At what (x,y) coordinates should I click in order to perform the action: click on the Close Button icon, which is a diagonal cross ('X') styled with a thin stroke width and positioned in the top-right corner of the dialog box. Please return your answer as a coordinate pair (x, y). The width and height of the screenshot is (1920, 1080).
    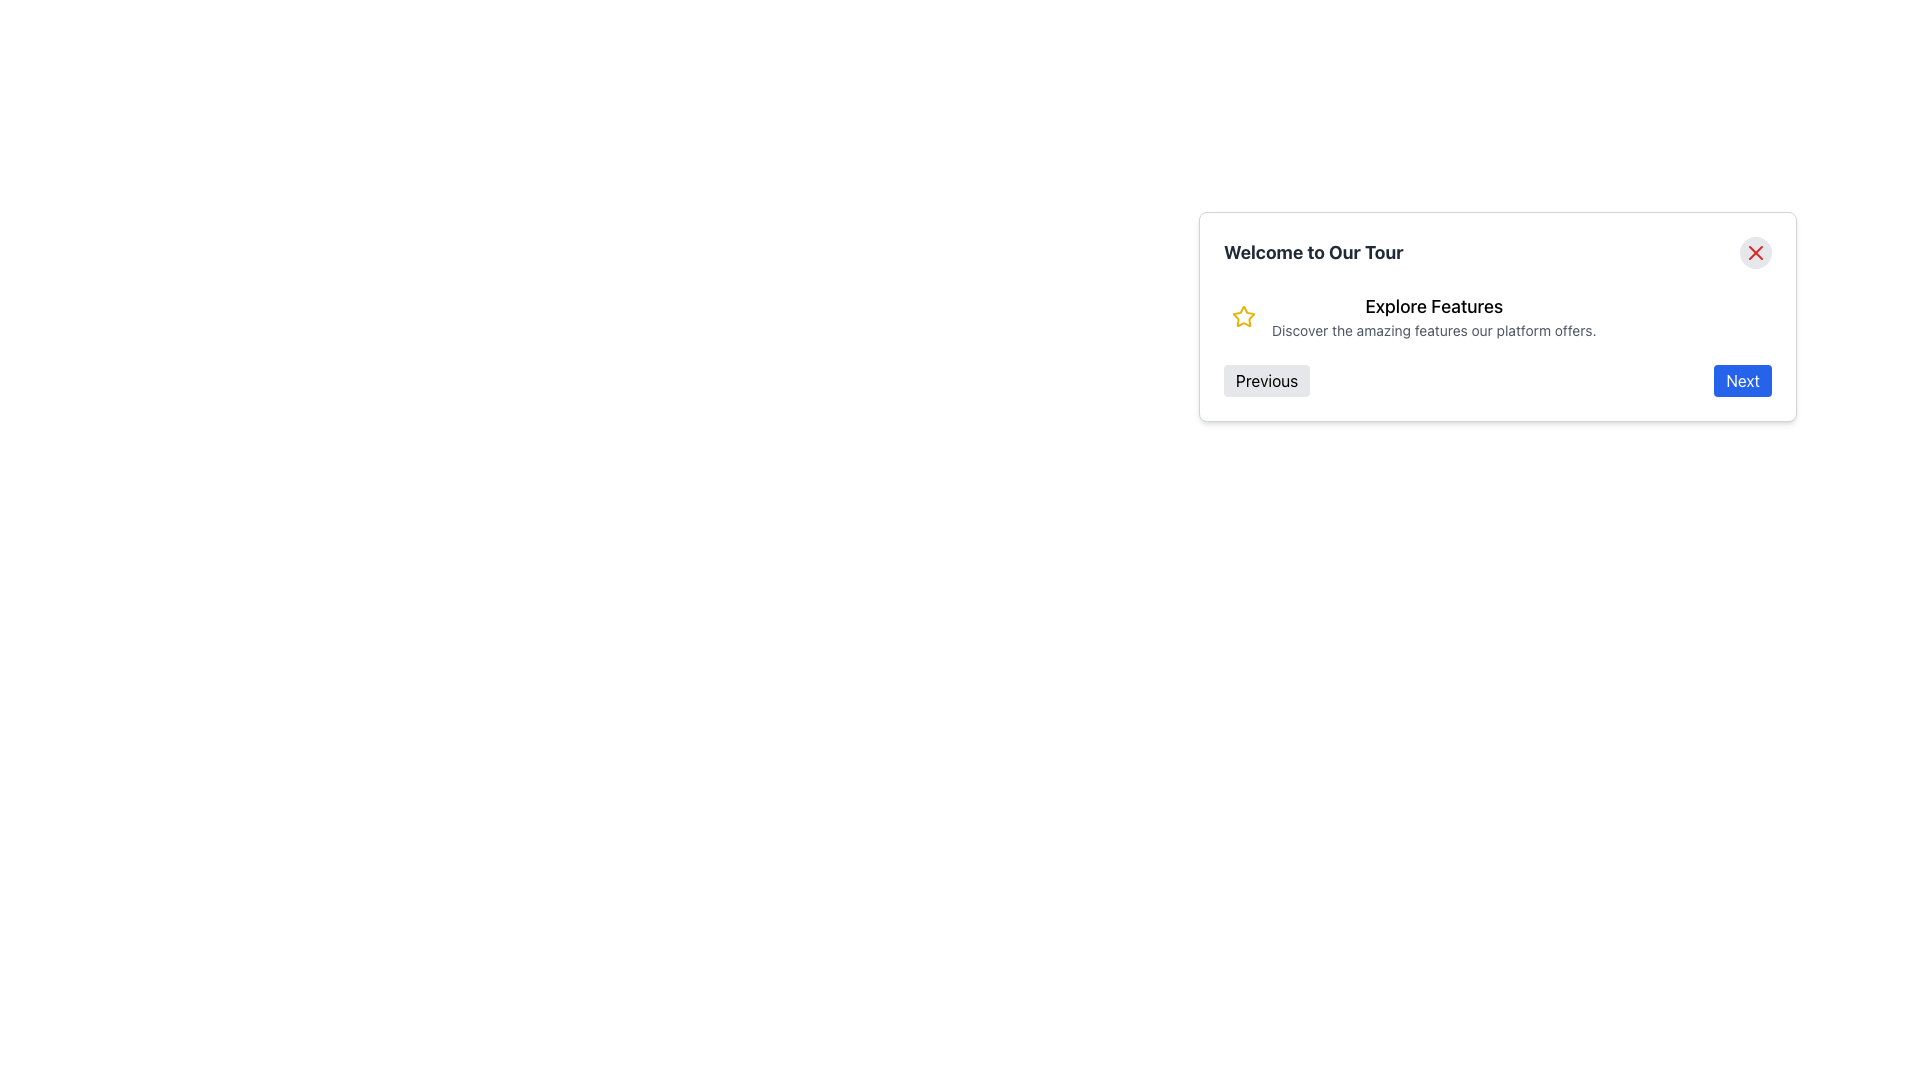
    Looking at the image, I should click on (1755, 252).